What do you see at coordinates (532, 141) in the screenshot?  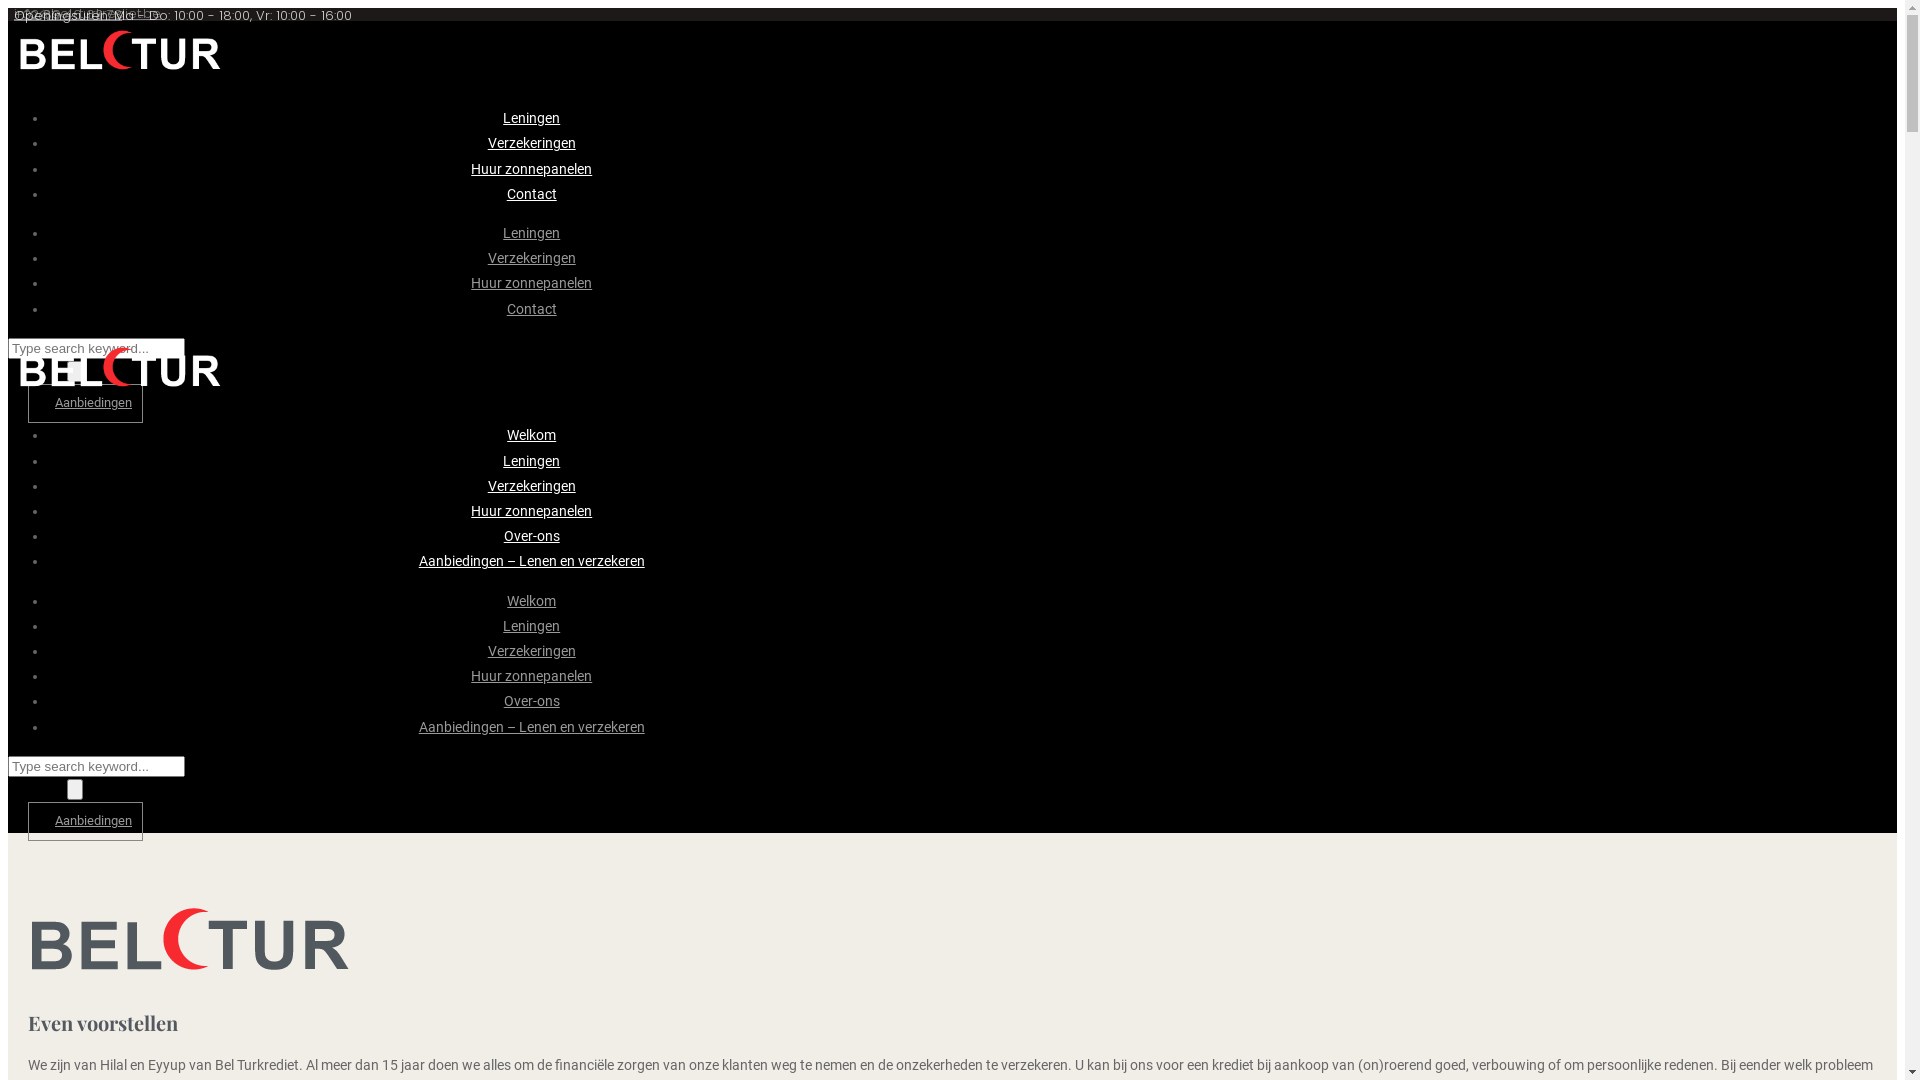 I see `'Verzekeringen'` at bounding box center [532, 141].